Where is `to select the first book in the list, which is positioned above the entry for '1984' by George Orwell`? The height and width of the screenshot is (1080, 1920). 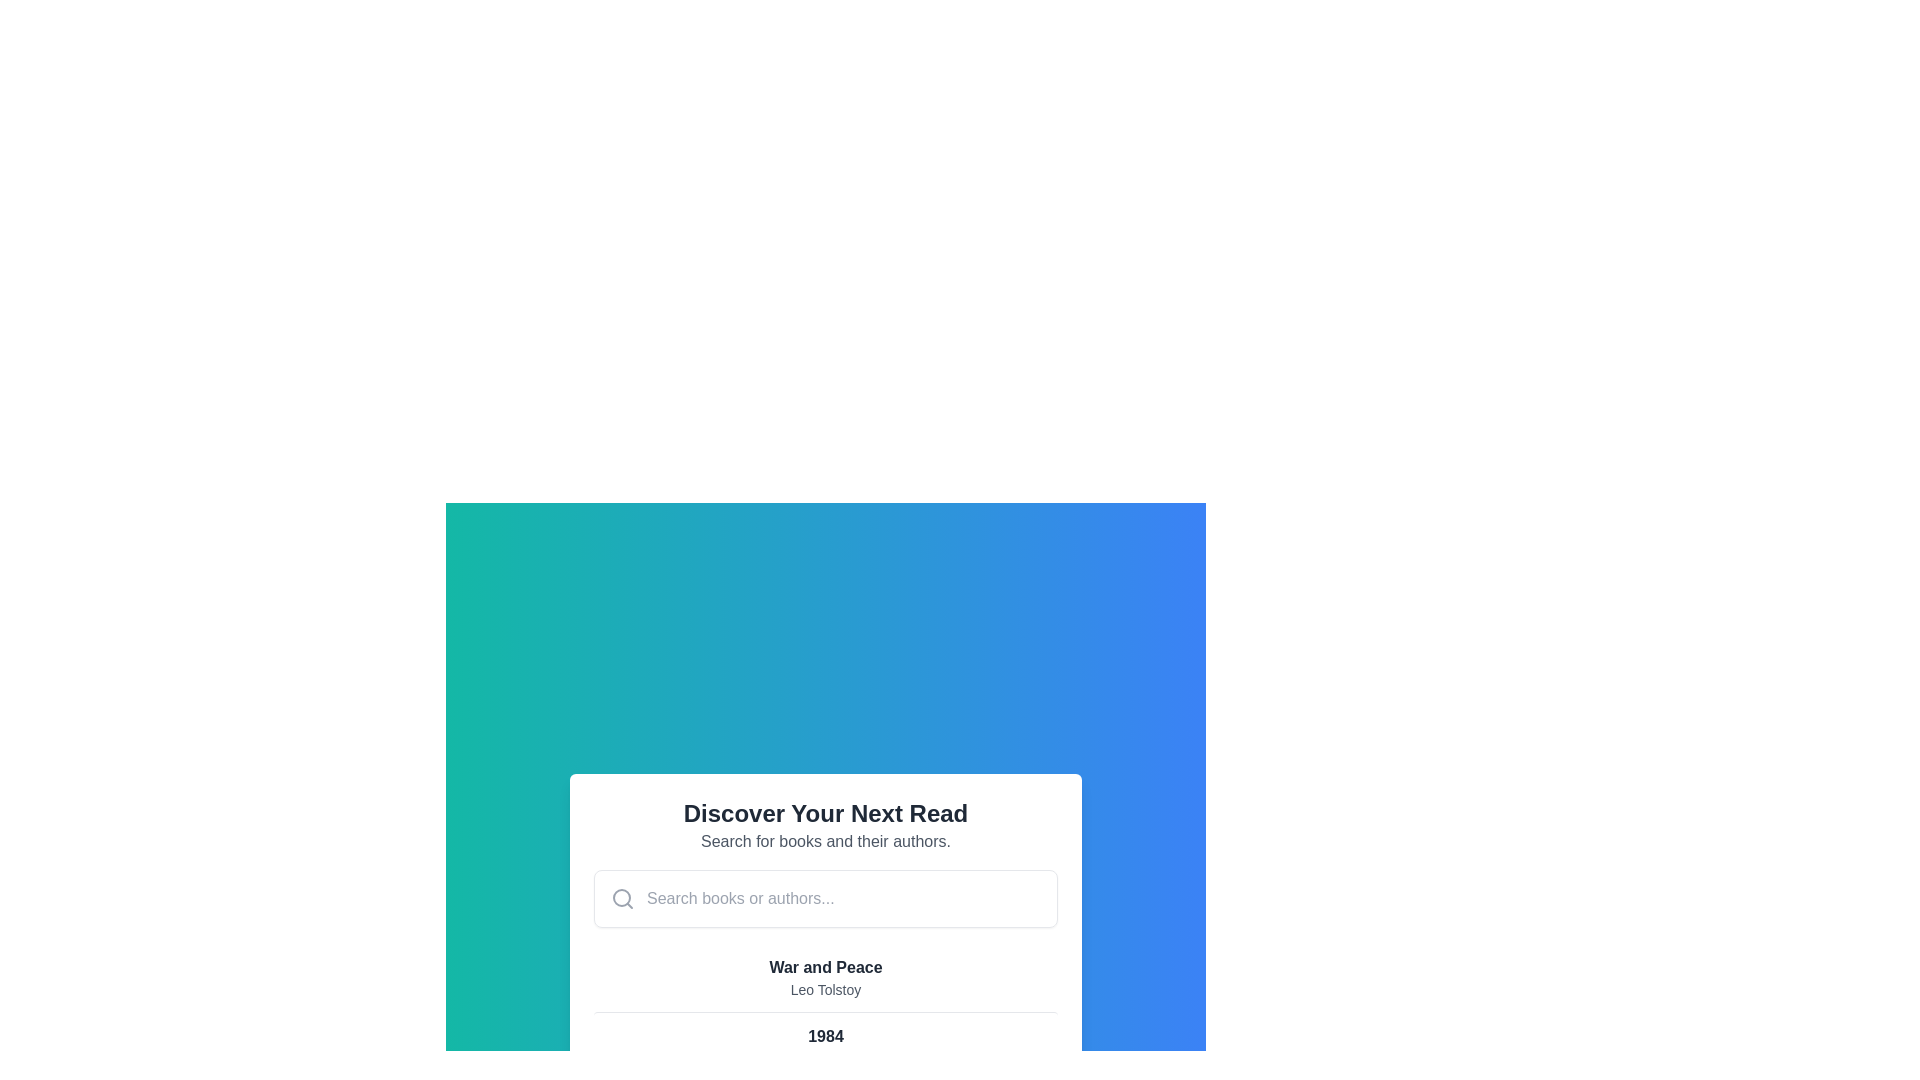
to select the first book in the list, which is positioned above the entry for '1984' by George Orwell is located at coordinates (825, 977).